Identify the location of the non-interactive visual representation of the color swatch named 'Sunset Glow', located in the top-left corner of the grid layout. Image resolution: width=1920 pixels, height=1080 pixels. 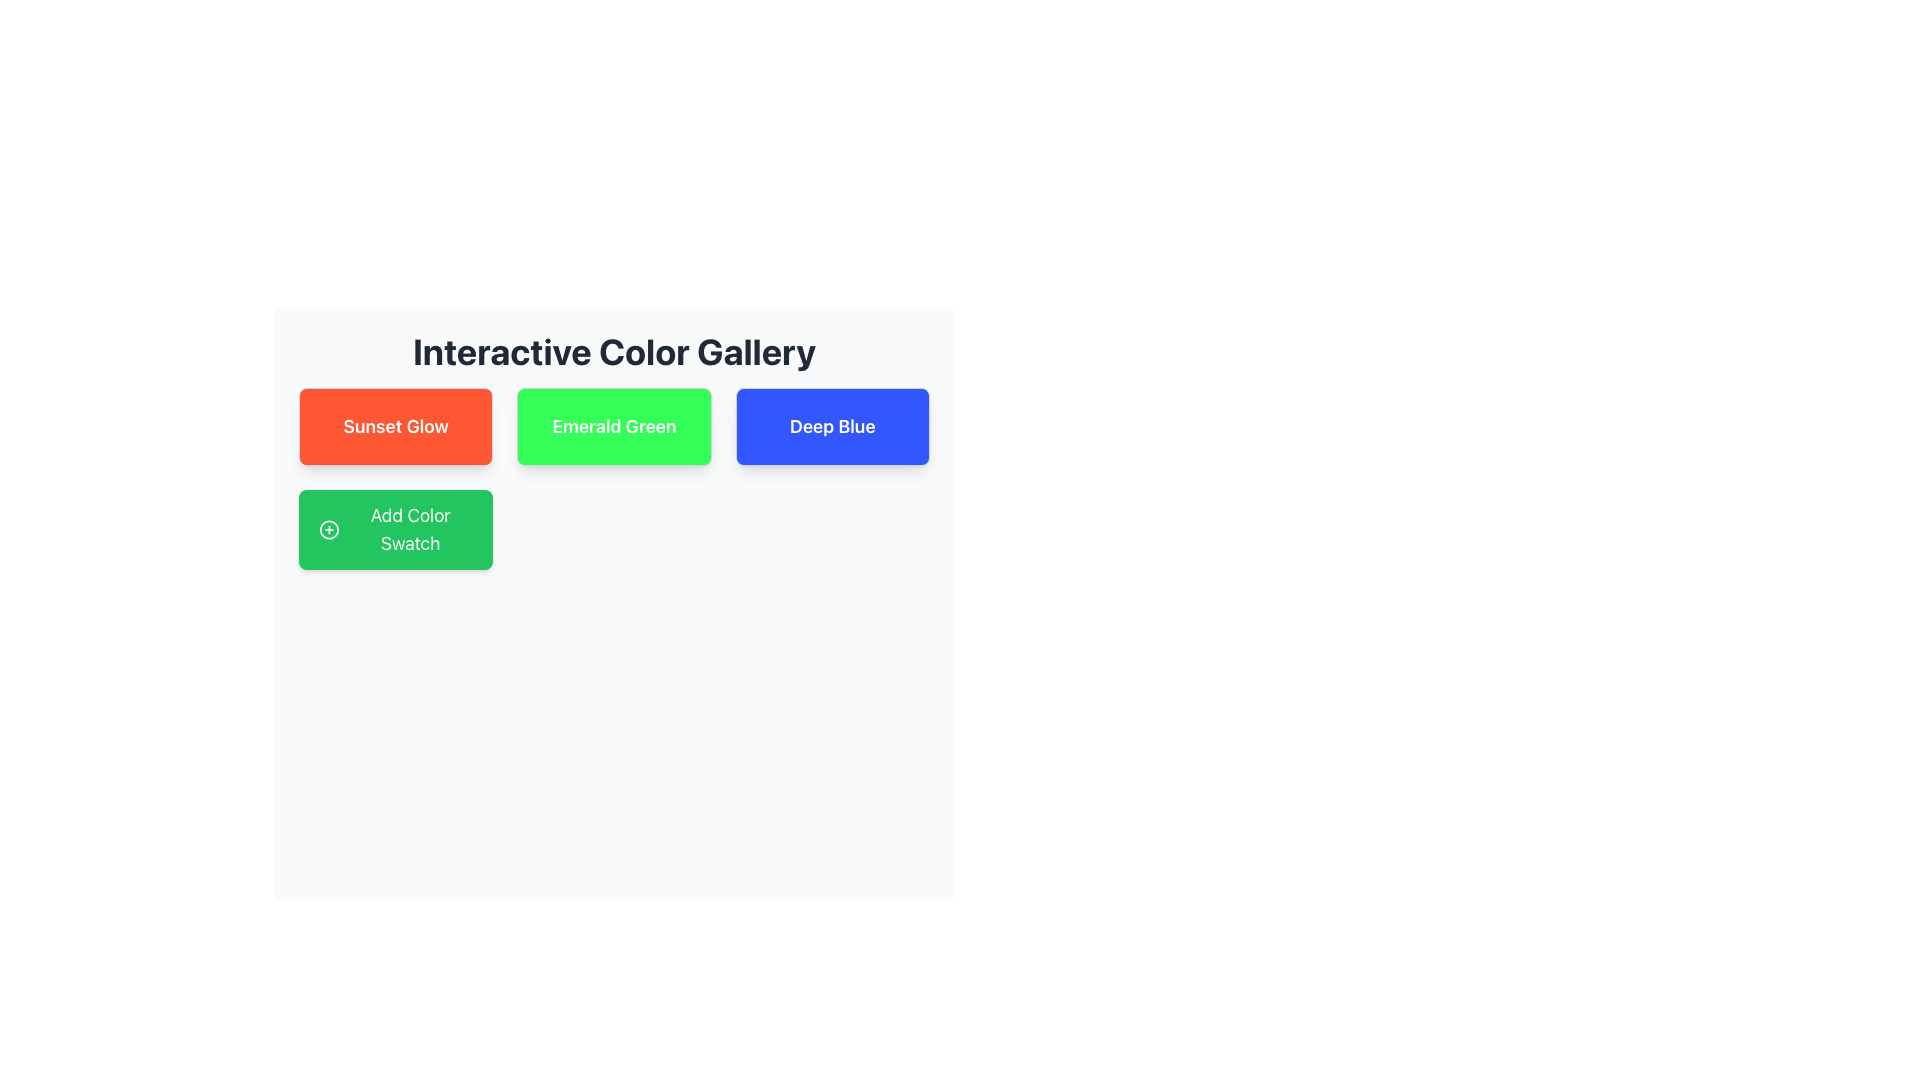
(396, 426).